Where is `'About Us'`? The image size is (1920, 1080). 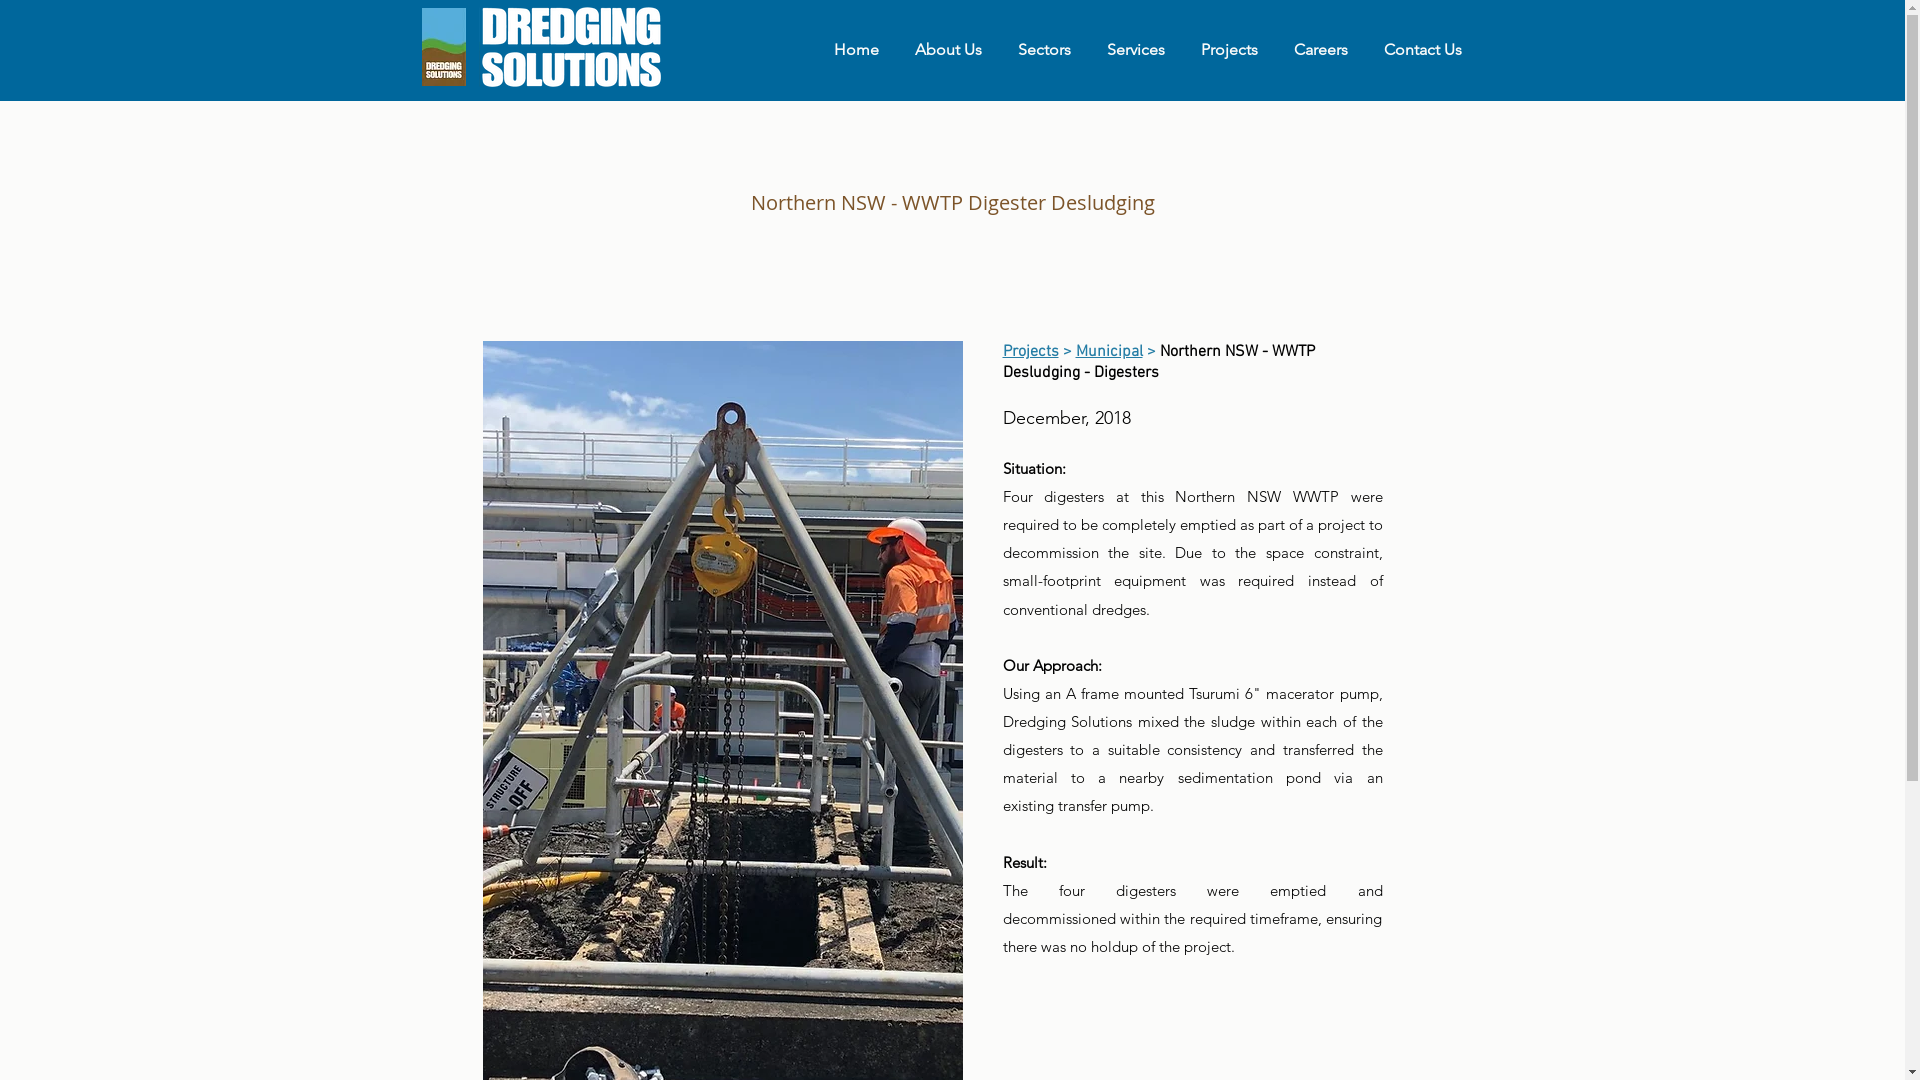 'About Us' is located at coordinates (954, 49).